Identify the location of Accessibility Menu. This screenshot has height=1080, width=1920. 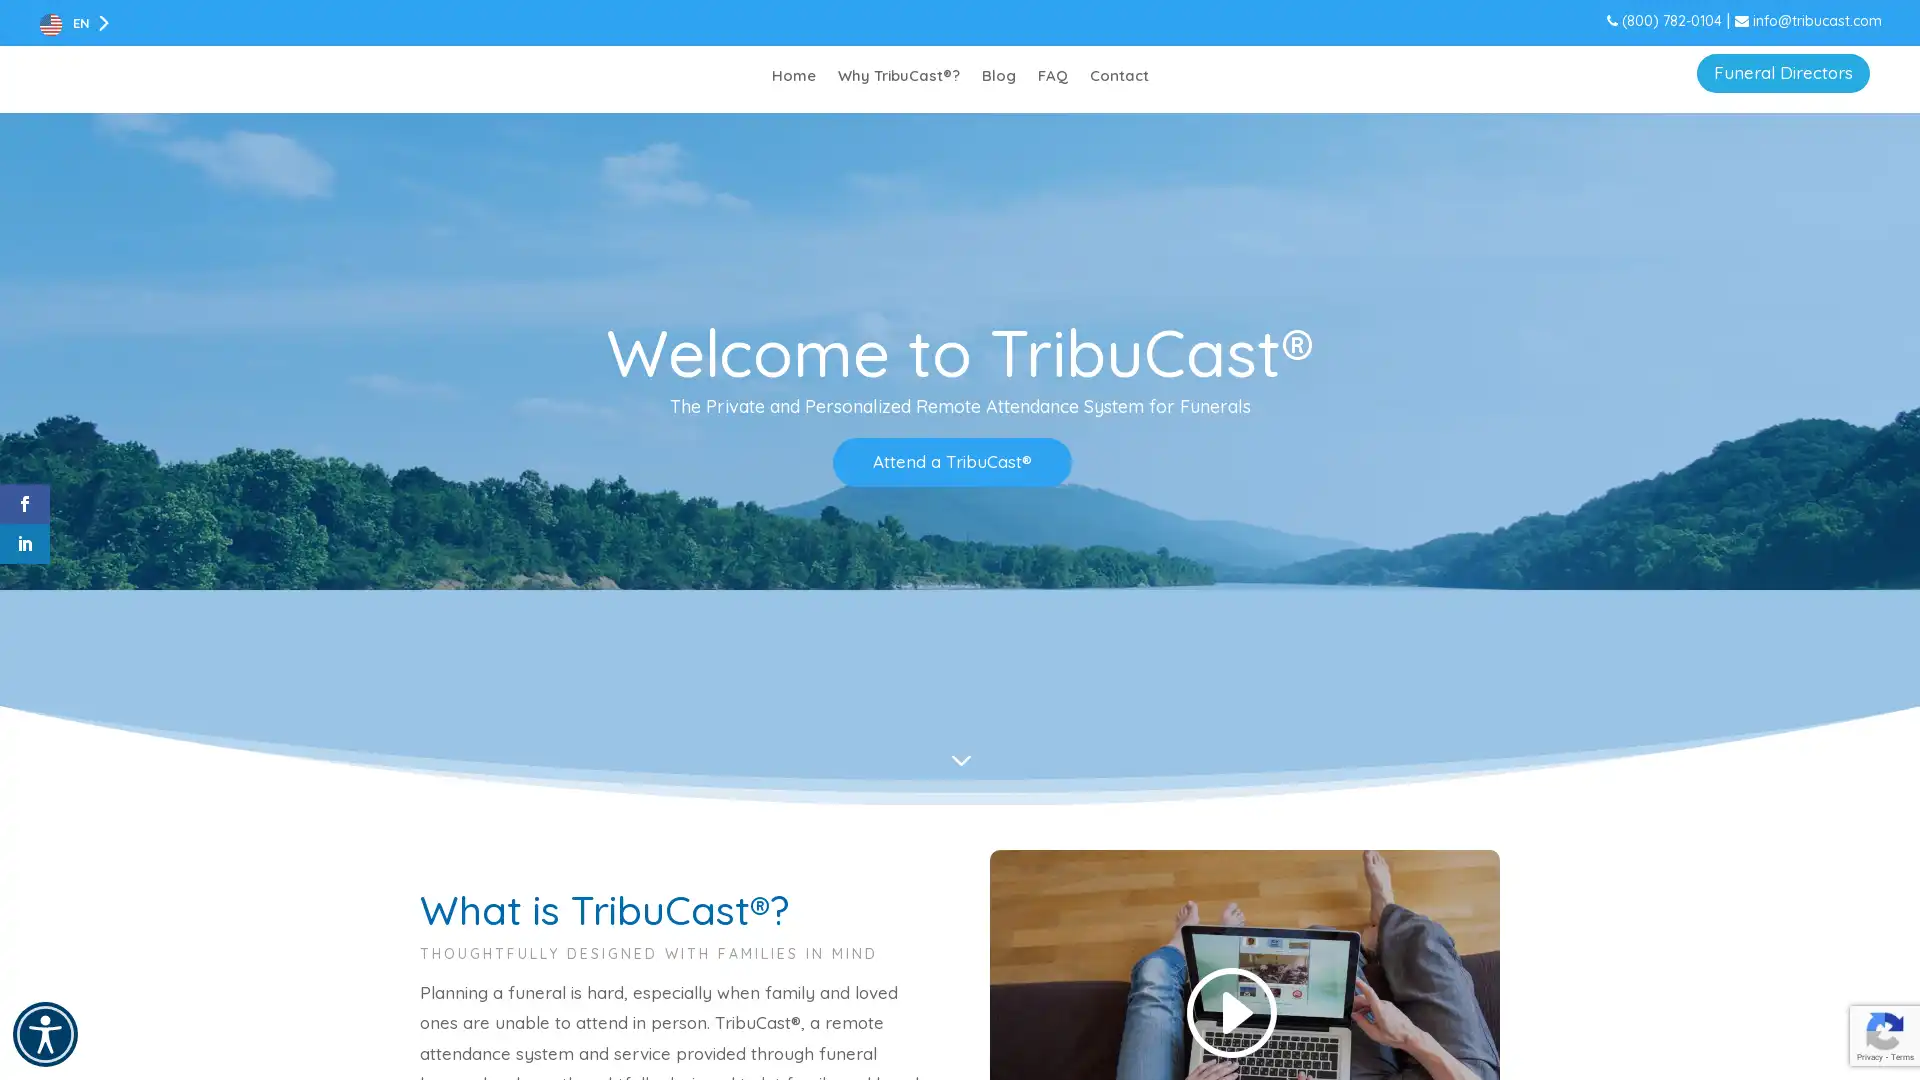
(45, 1034).